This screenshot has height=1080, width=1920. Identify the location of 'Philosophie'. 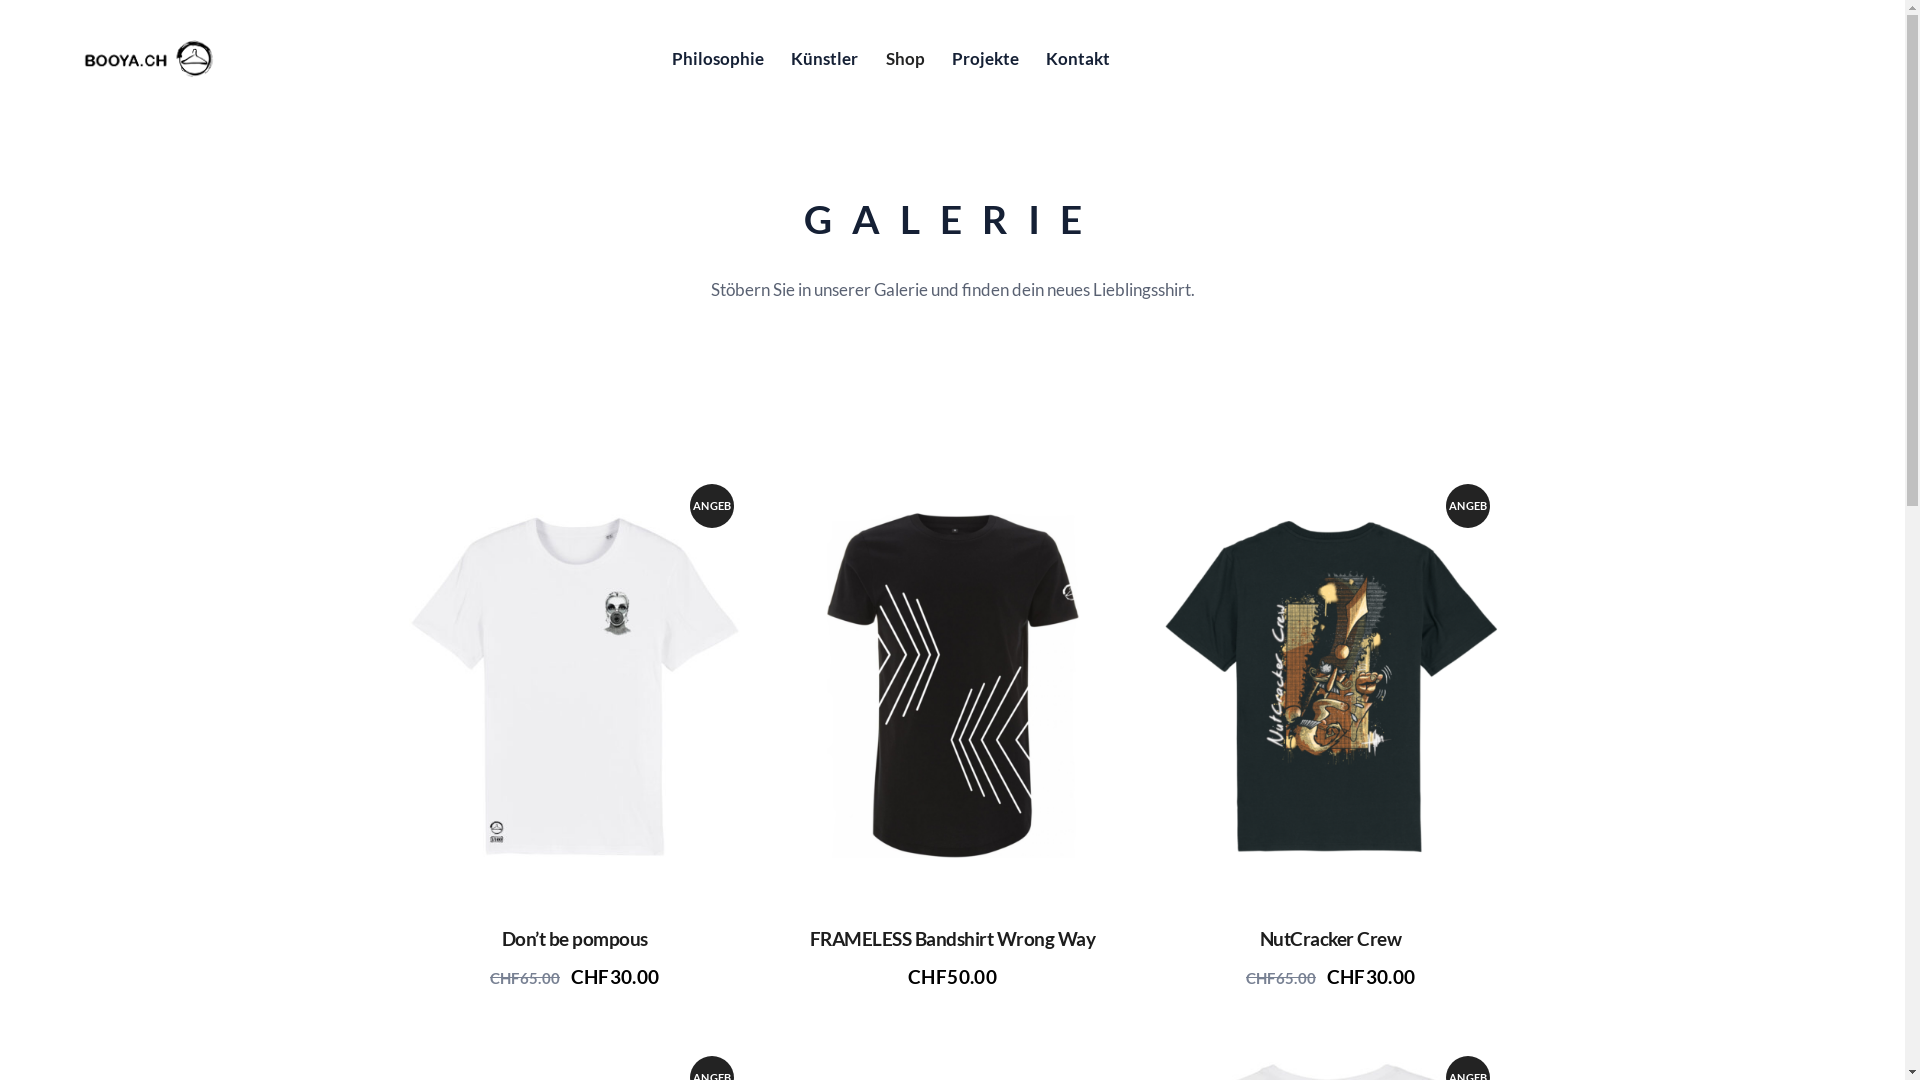
(658, 57).